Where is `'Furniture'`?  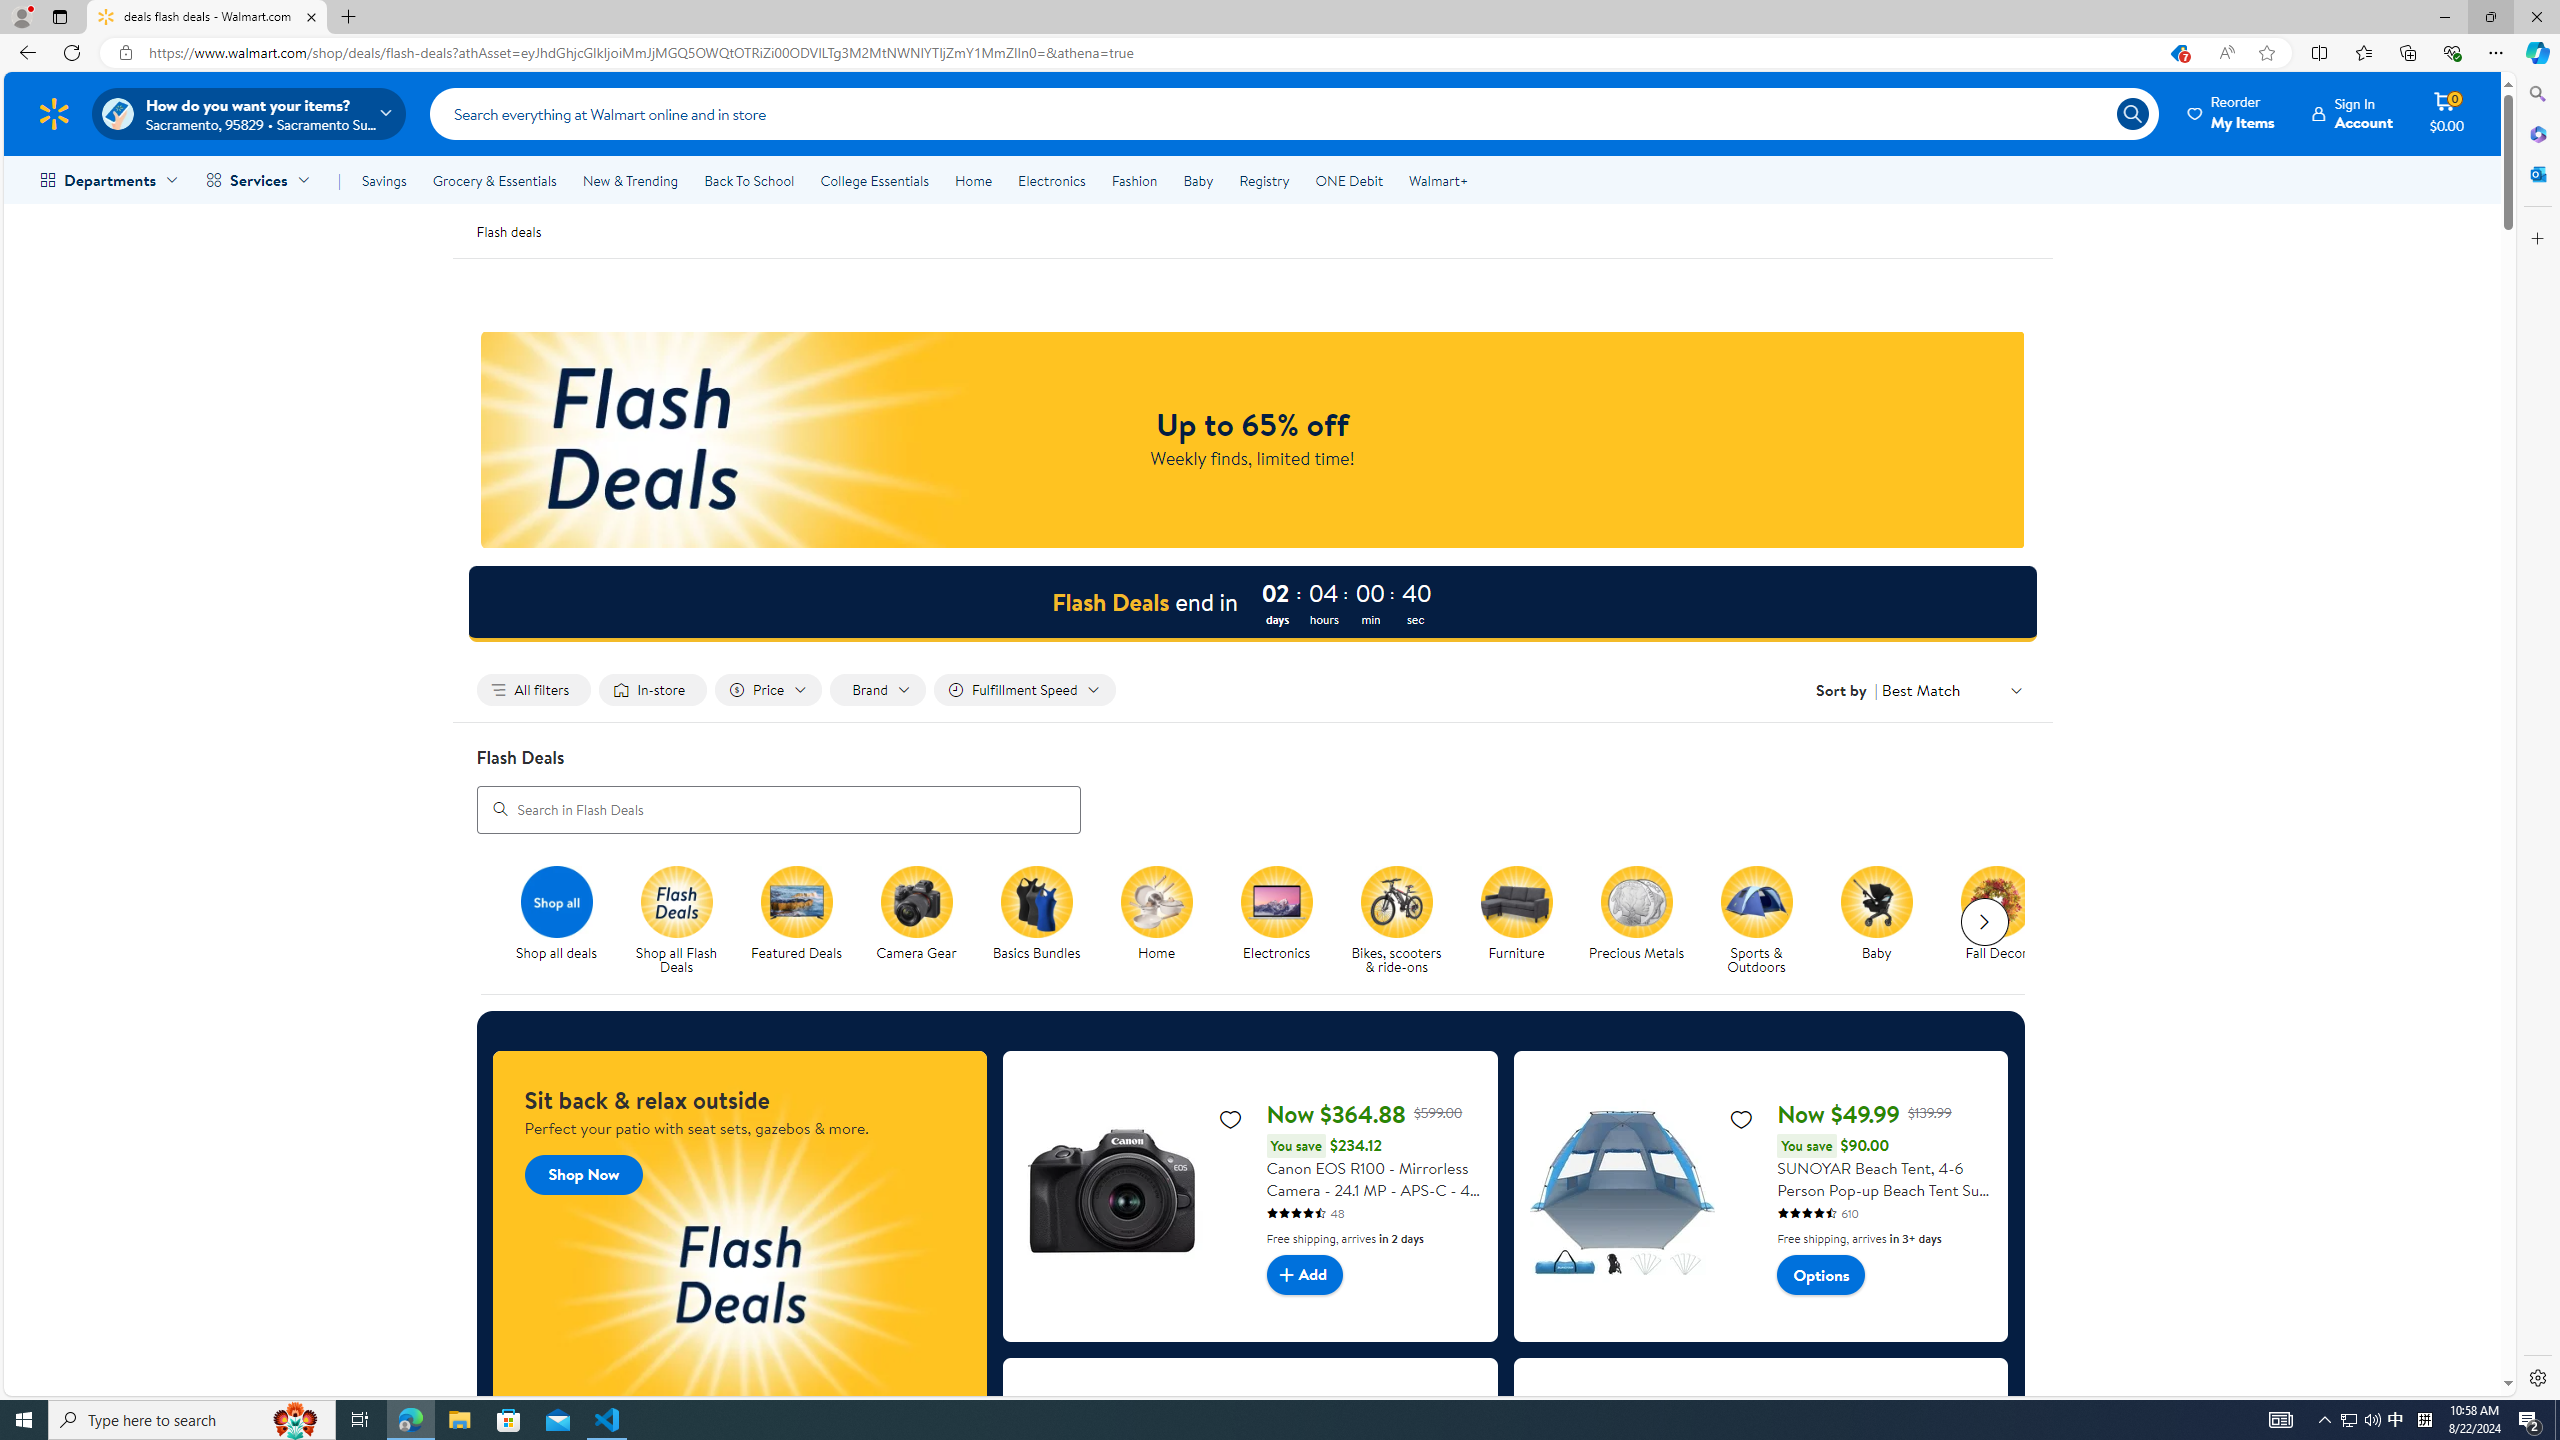
'Furniture' is located at coordinates (1524, 920).